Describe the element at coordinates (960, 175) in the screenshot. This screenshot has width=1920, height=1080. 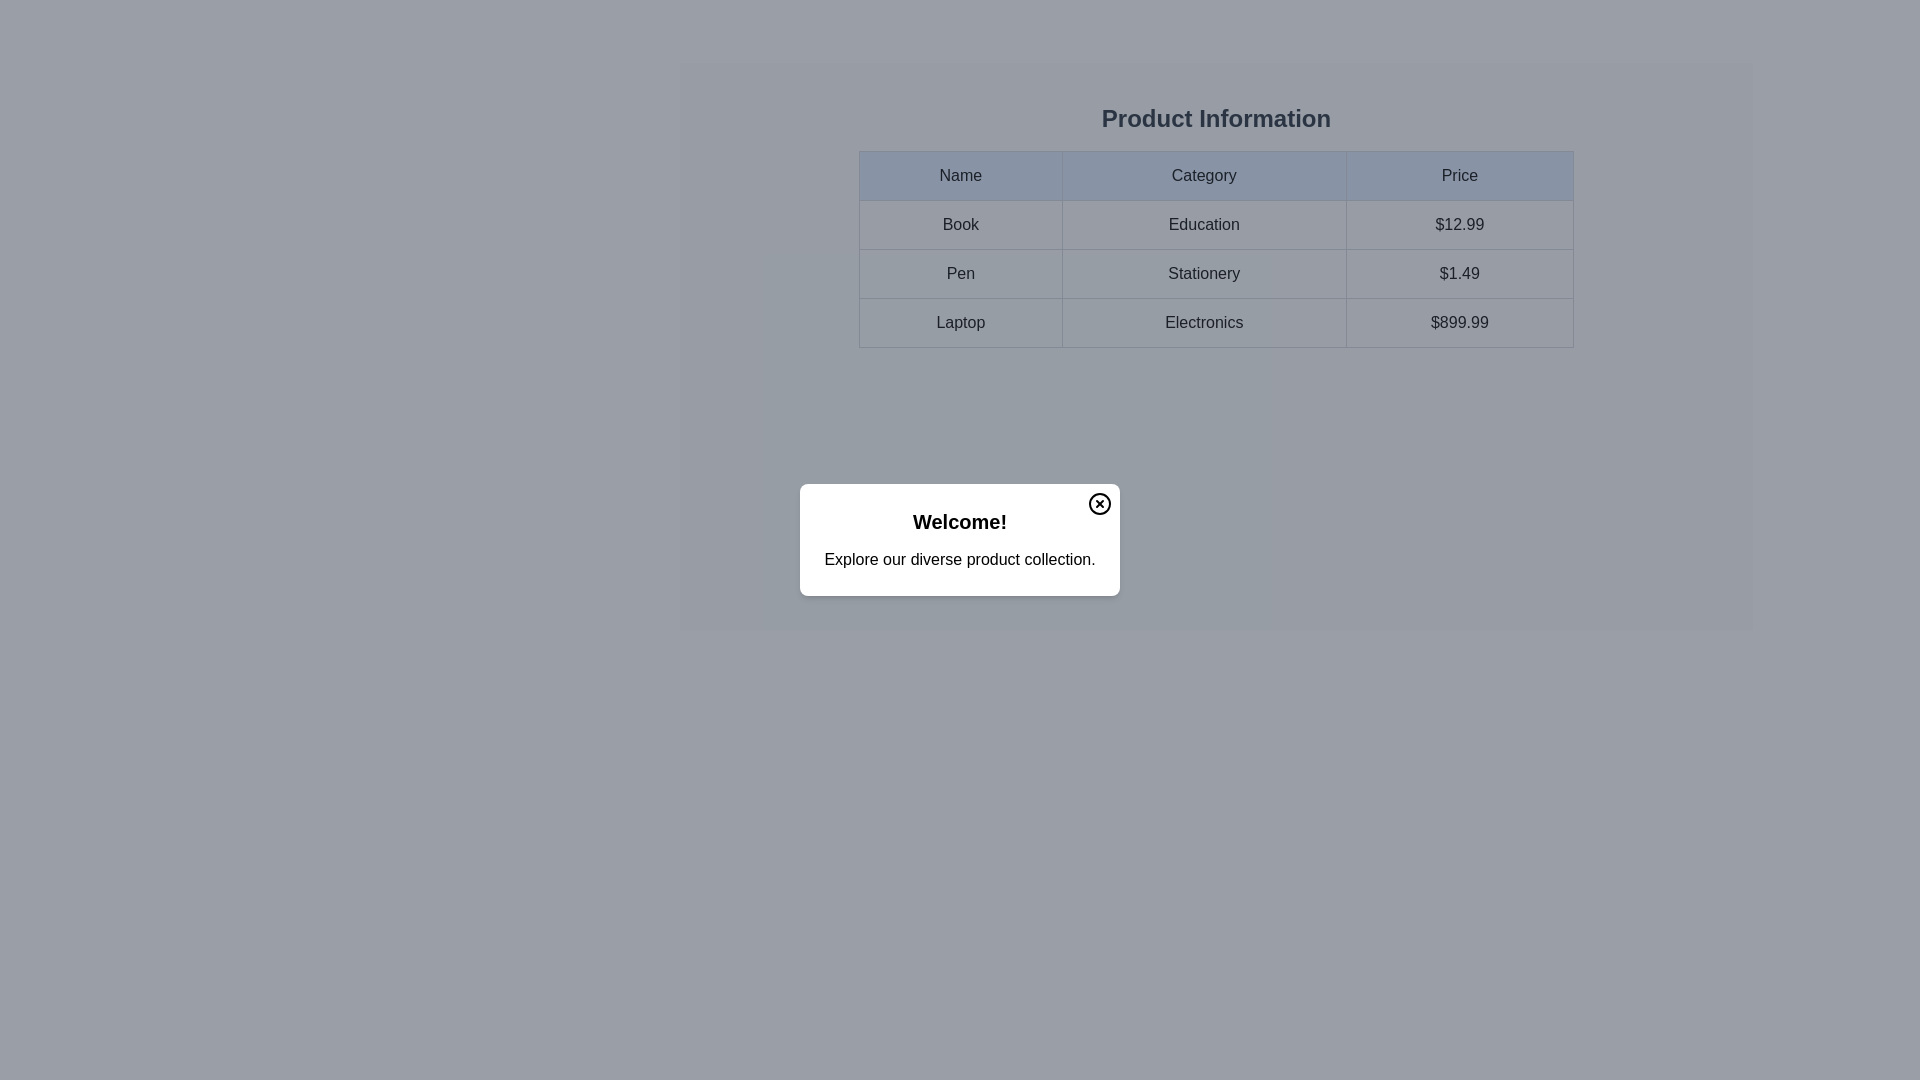
I see `text from the table header cell labeled 'Name', which is the first cell in the header row of the table with a gray border` at that location.